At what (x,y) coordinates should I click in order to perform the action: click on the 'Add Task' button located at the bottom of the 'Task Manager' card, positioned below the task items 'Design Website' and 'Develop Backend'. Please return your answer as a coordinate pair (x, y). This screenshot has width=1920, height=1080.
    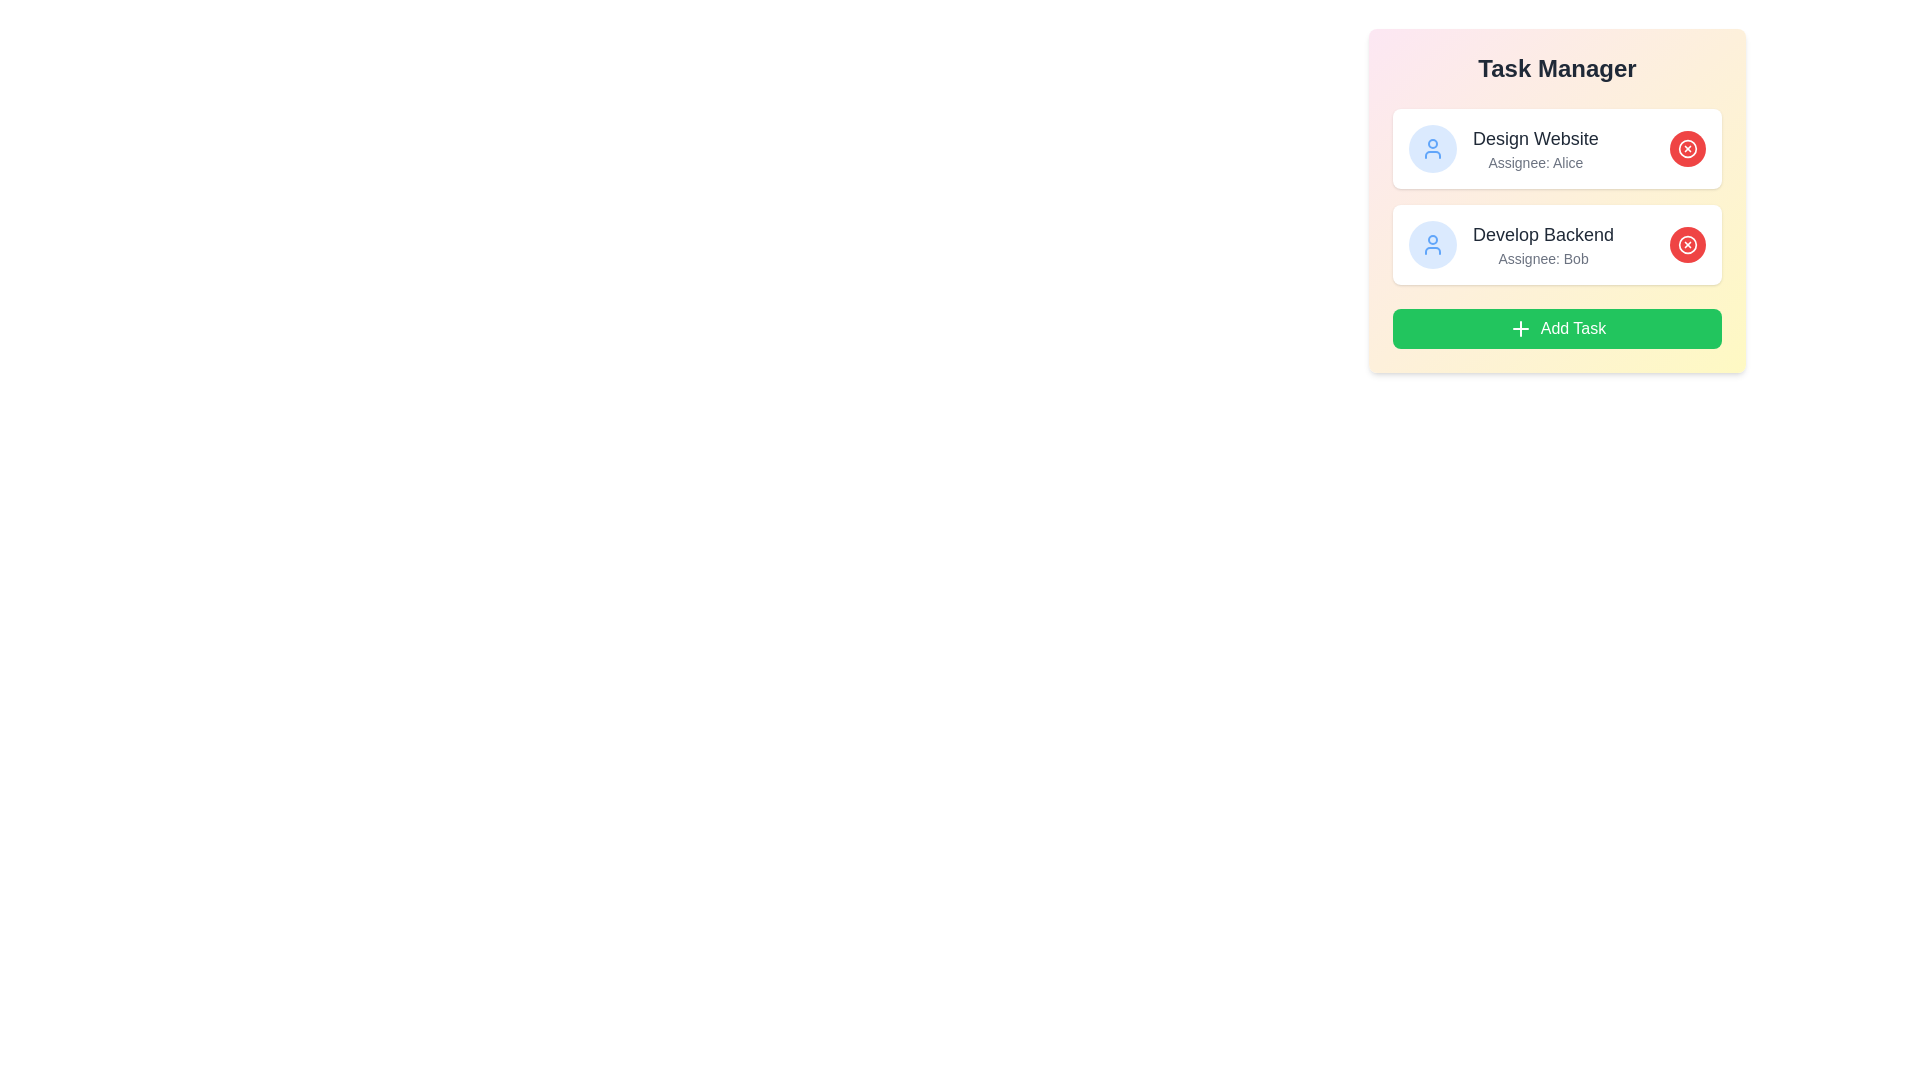
    Looking at the image, I should click on (1556, 327).